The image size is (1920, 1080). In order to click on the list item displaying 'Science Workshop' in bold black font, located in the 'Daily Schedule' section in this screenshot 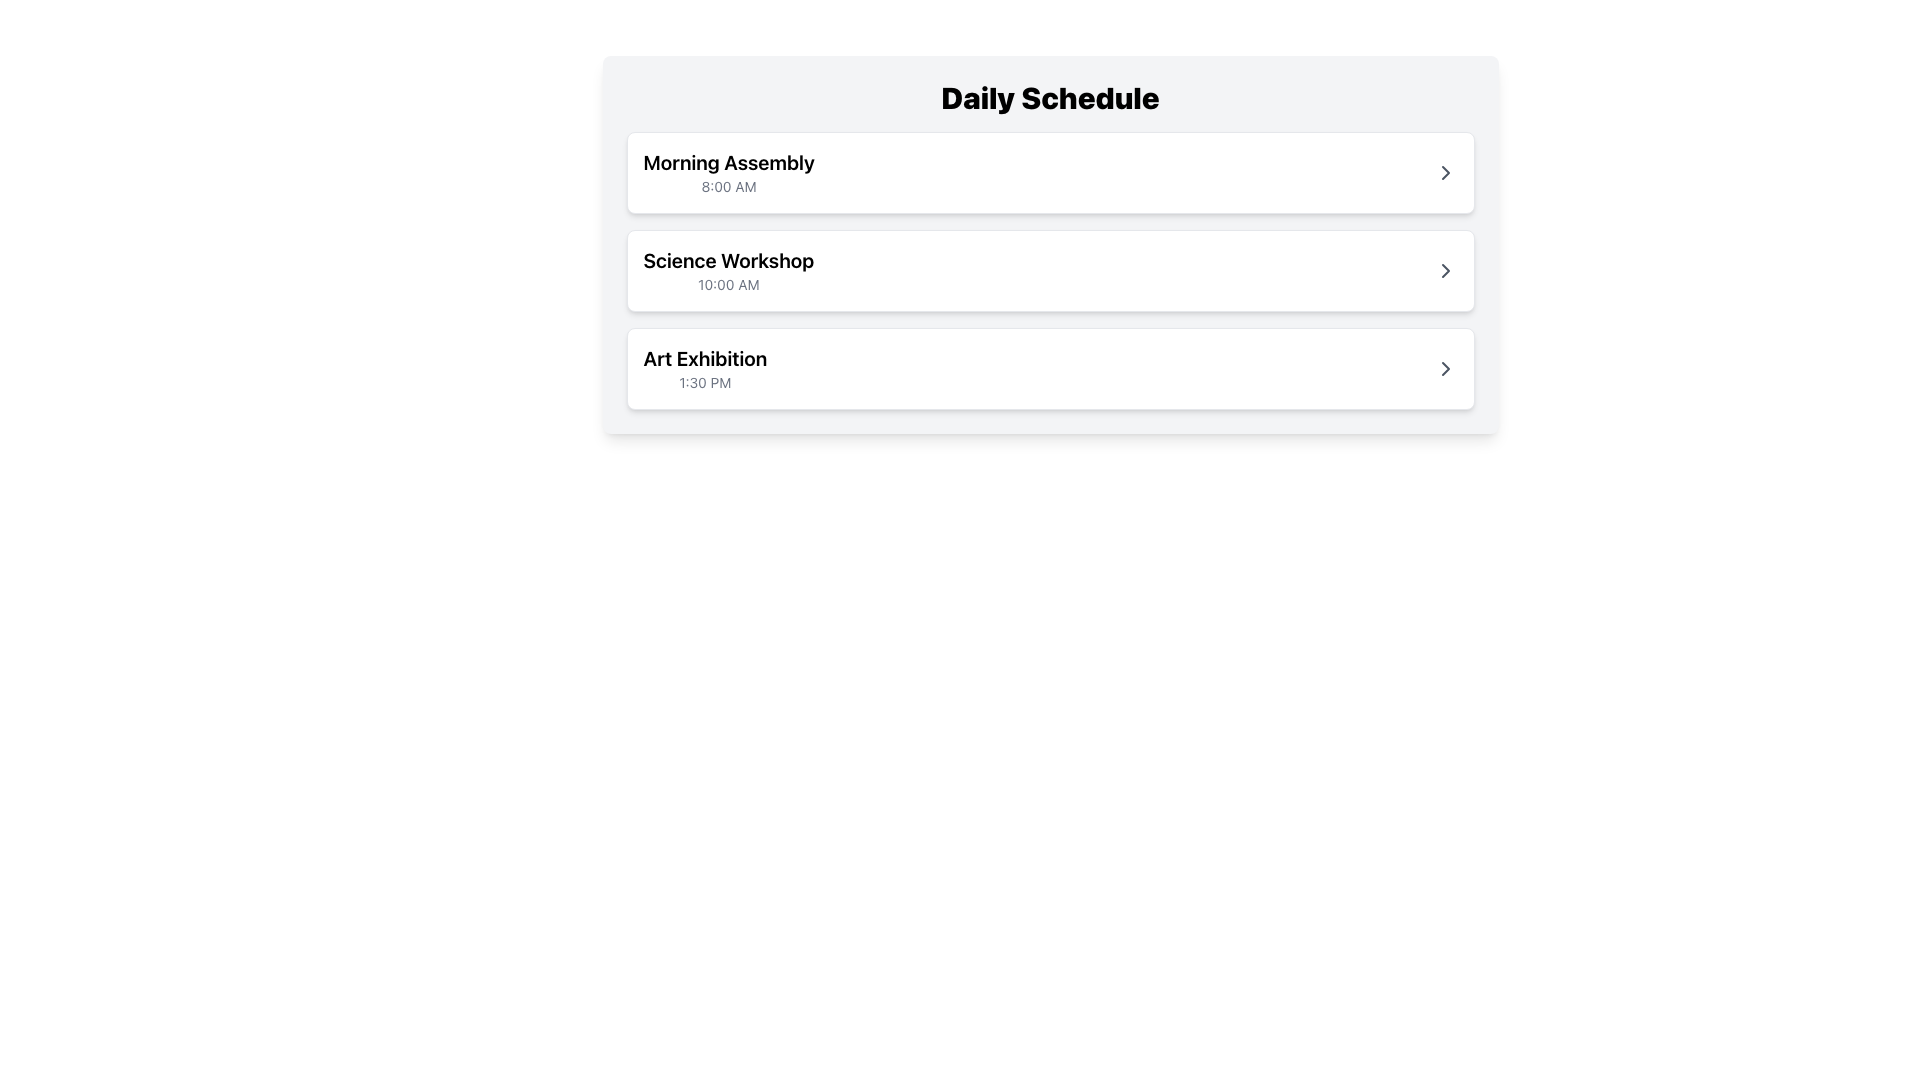, I will do `click(1049, 270)`.